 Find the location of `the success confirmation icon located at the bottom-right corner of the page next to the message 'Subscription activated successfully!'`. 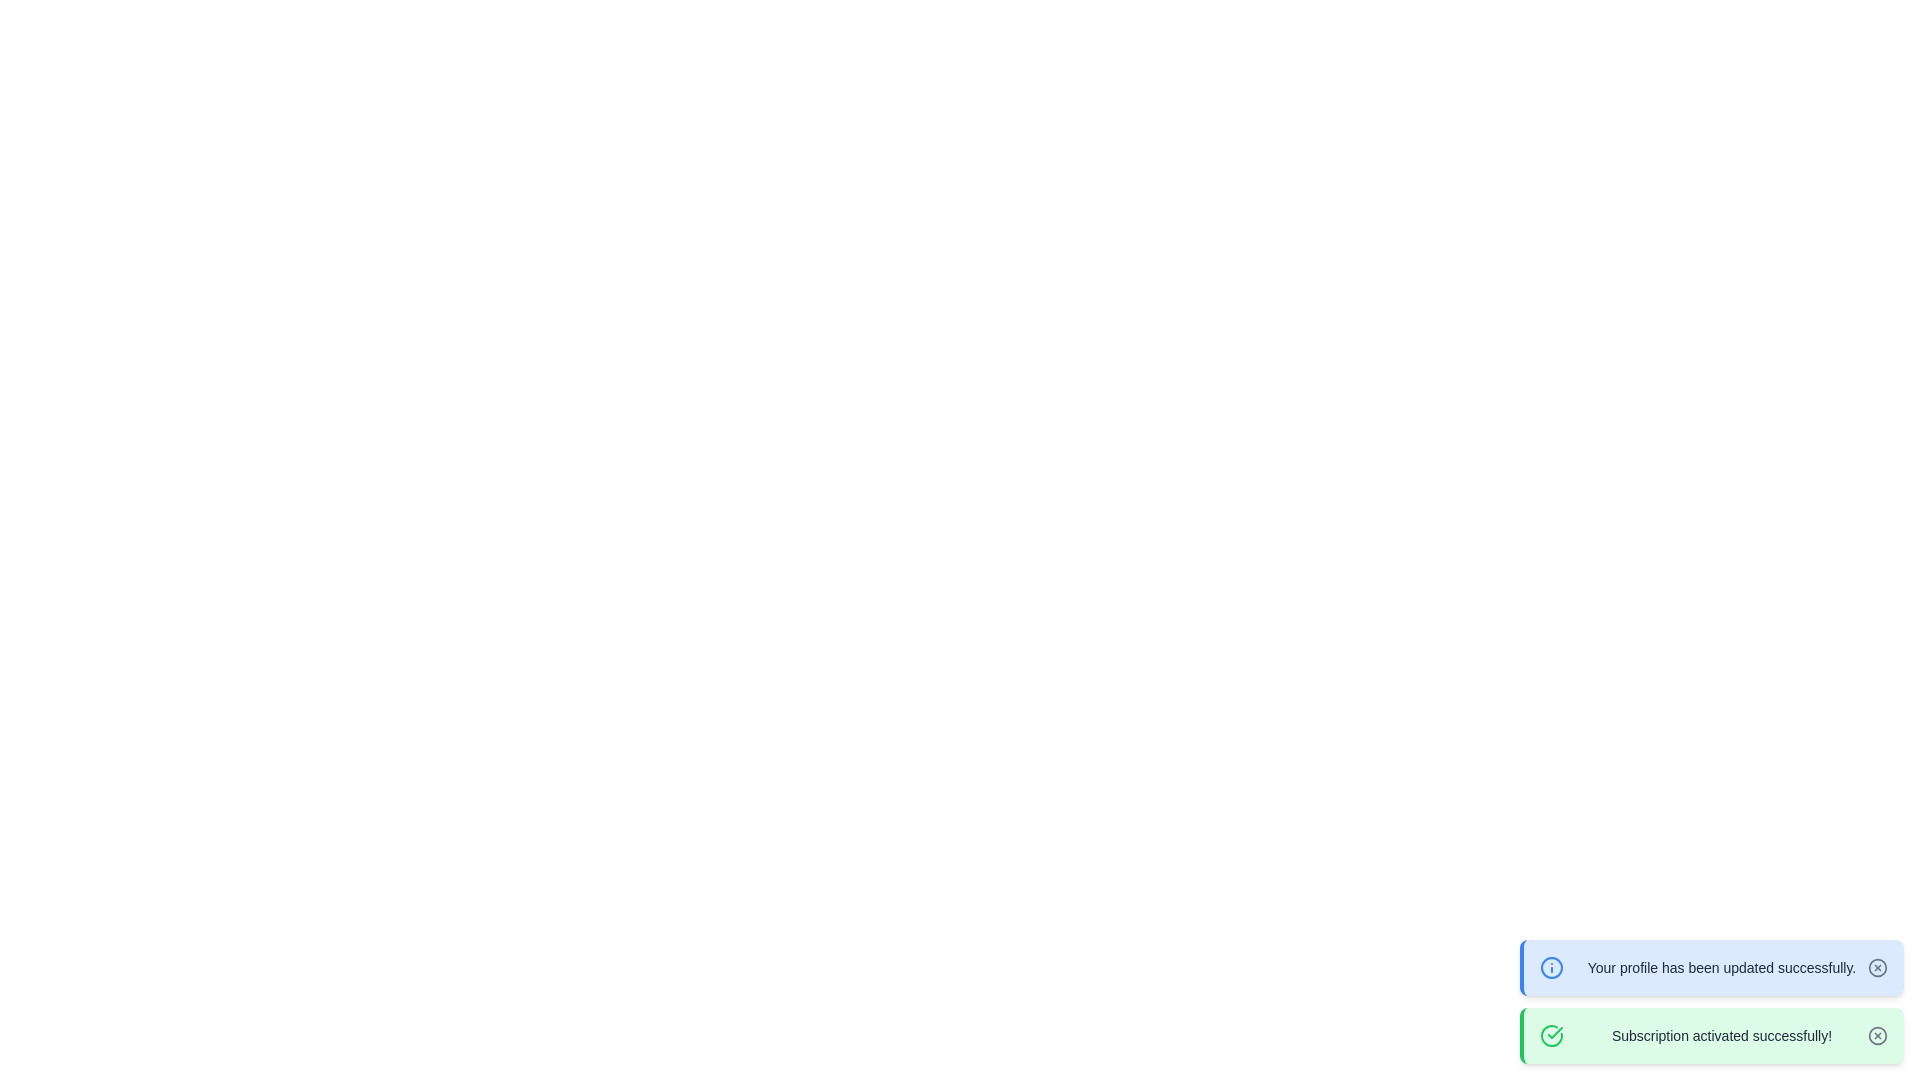

the success confirmation icon located at the bottom-right corner of the page next to the message 'Subscription activated successfully!' is located at coordinates (1550, 1035).